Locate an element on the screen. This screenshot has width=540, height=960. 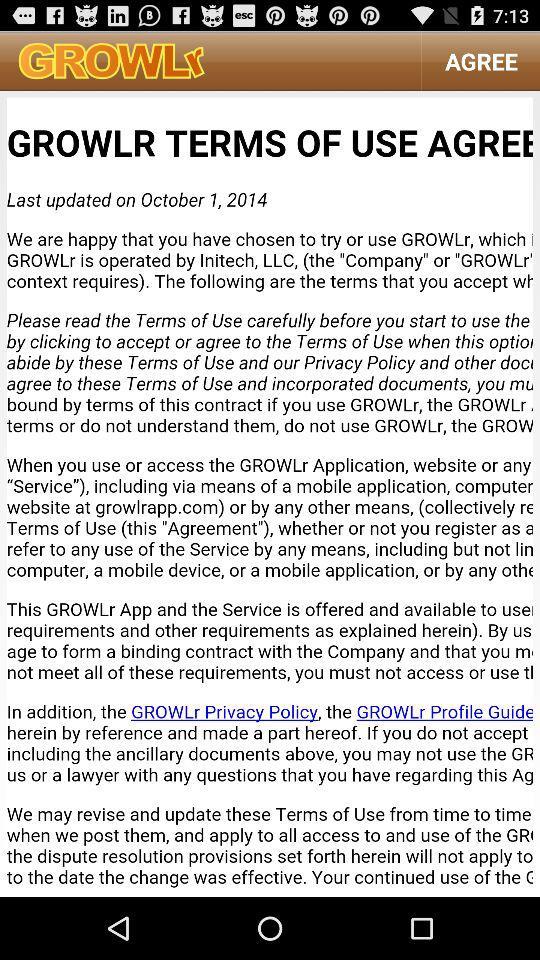
files is located at coordinates (270, 492).